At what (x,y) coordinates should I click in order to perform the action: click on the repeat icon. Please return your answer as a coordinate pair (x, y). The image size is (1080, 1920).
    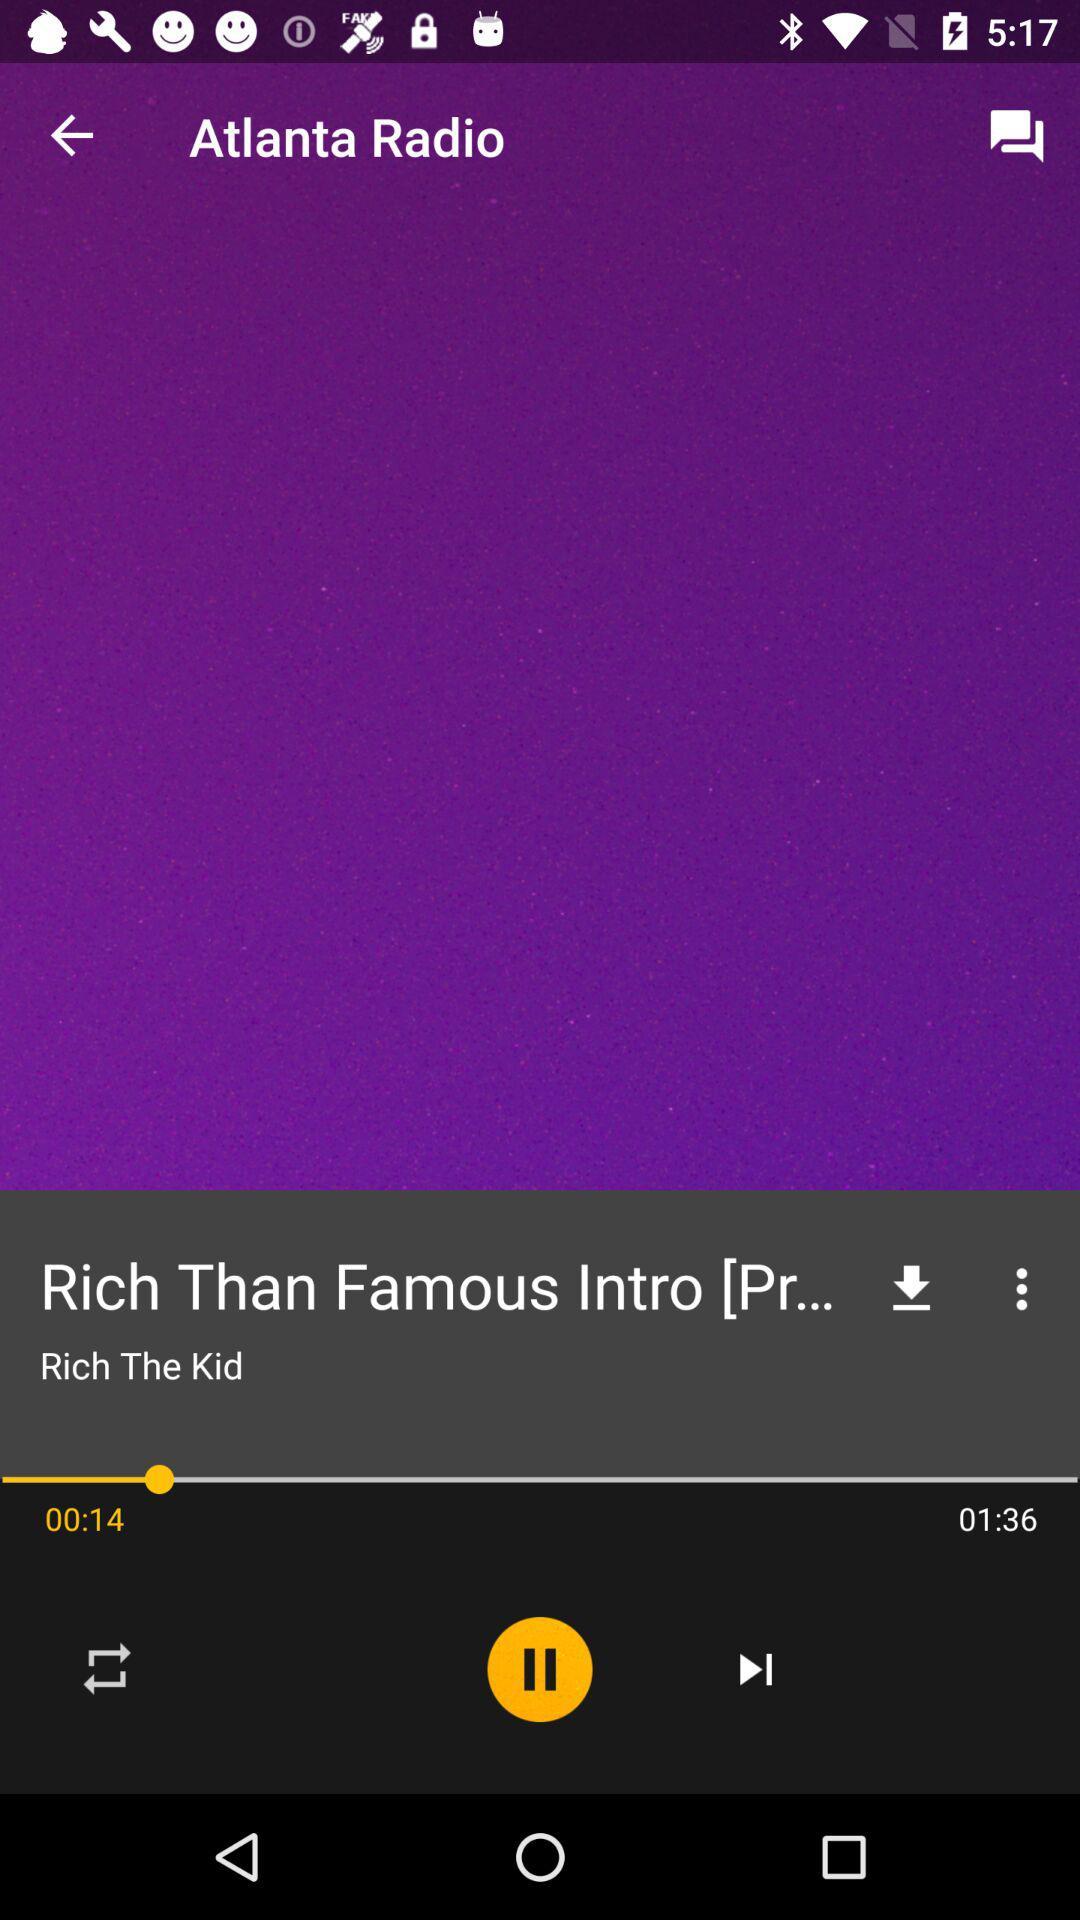
    Looking at the image, I should click on (108, 1669).